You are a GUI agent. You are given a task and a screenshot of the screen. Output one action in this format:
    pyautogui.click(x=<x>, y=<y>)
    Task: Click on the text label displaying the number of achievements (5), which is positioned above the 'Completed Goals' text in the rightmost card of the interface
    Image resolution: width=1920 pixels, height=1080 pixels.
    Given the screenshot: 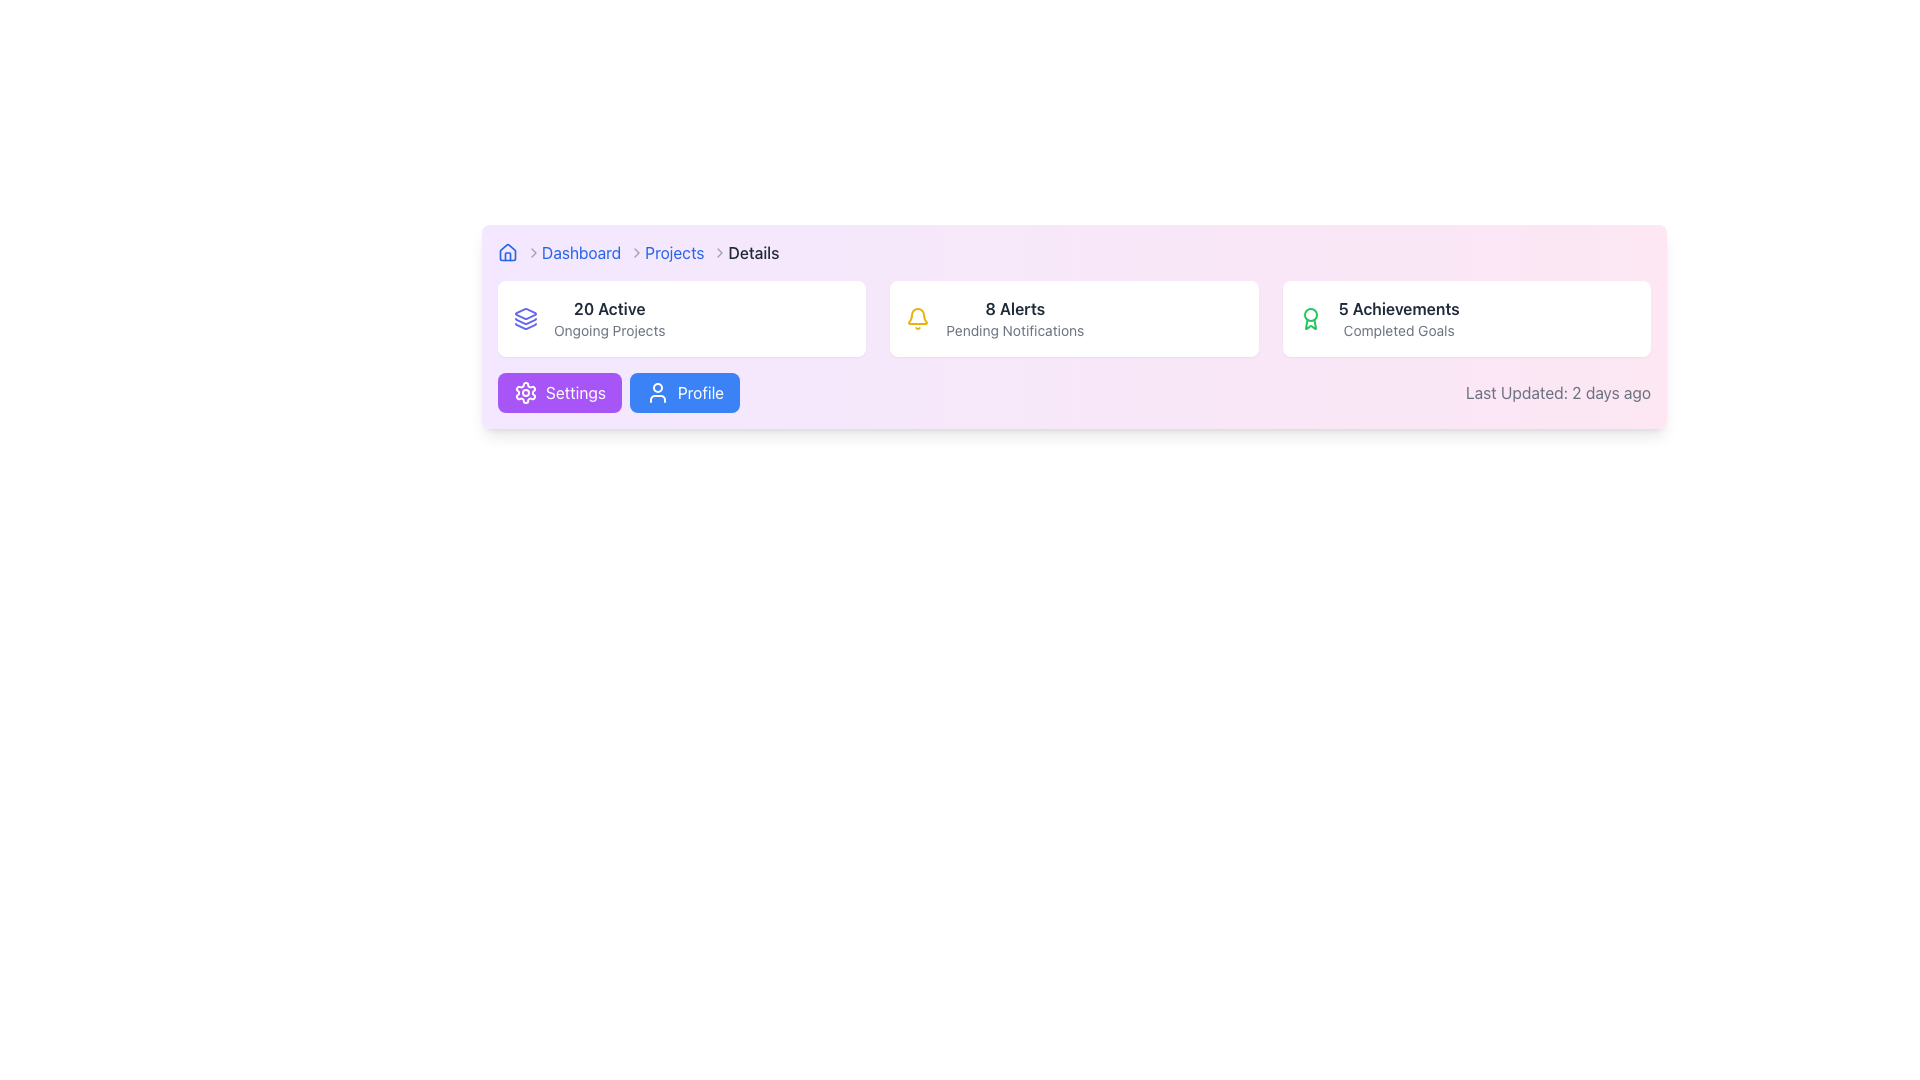 What is the action you would take?
    pyautogui.click(x=1398, y=308)
    